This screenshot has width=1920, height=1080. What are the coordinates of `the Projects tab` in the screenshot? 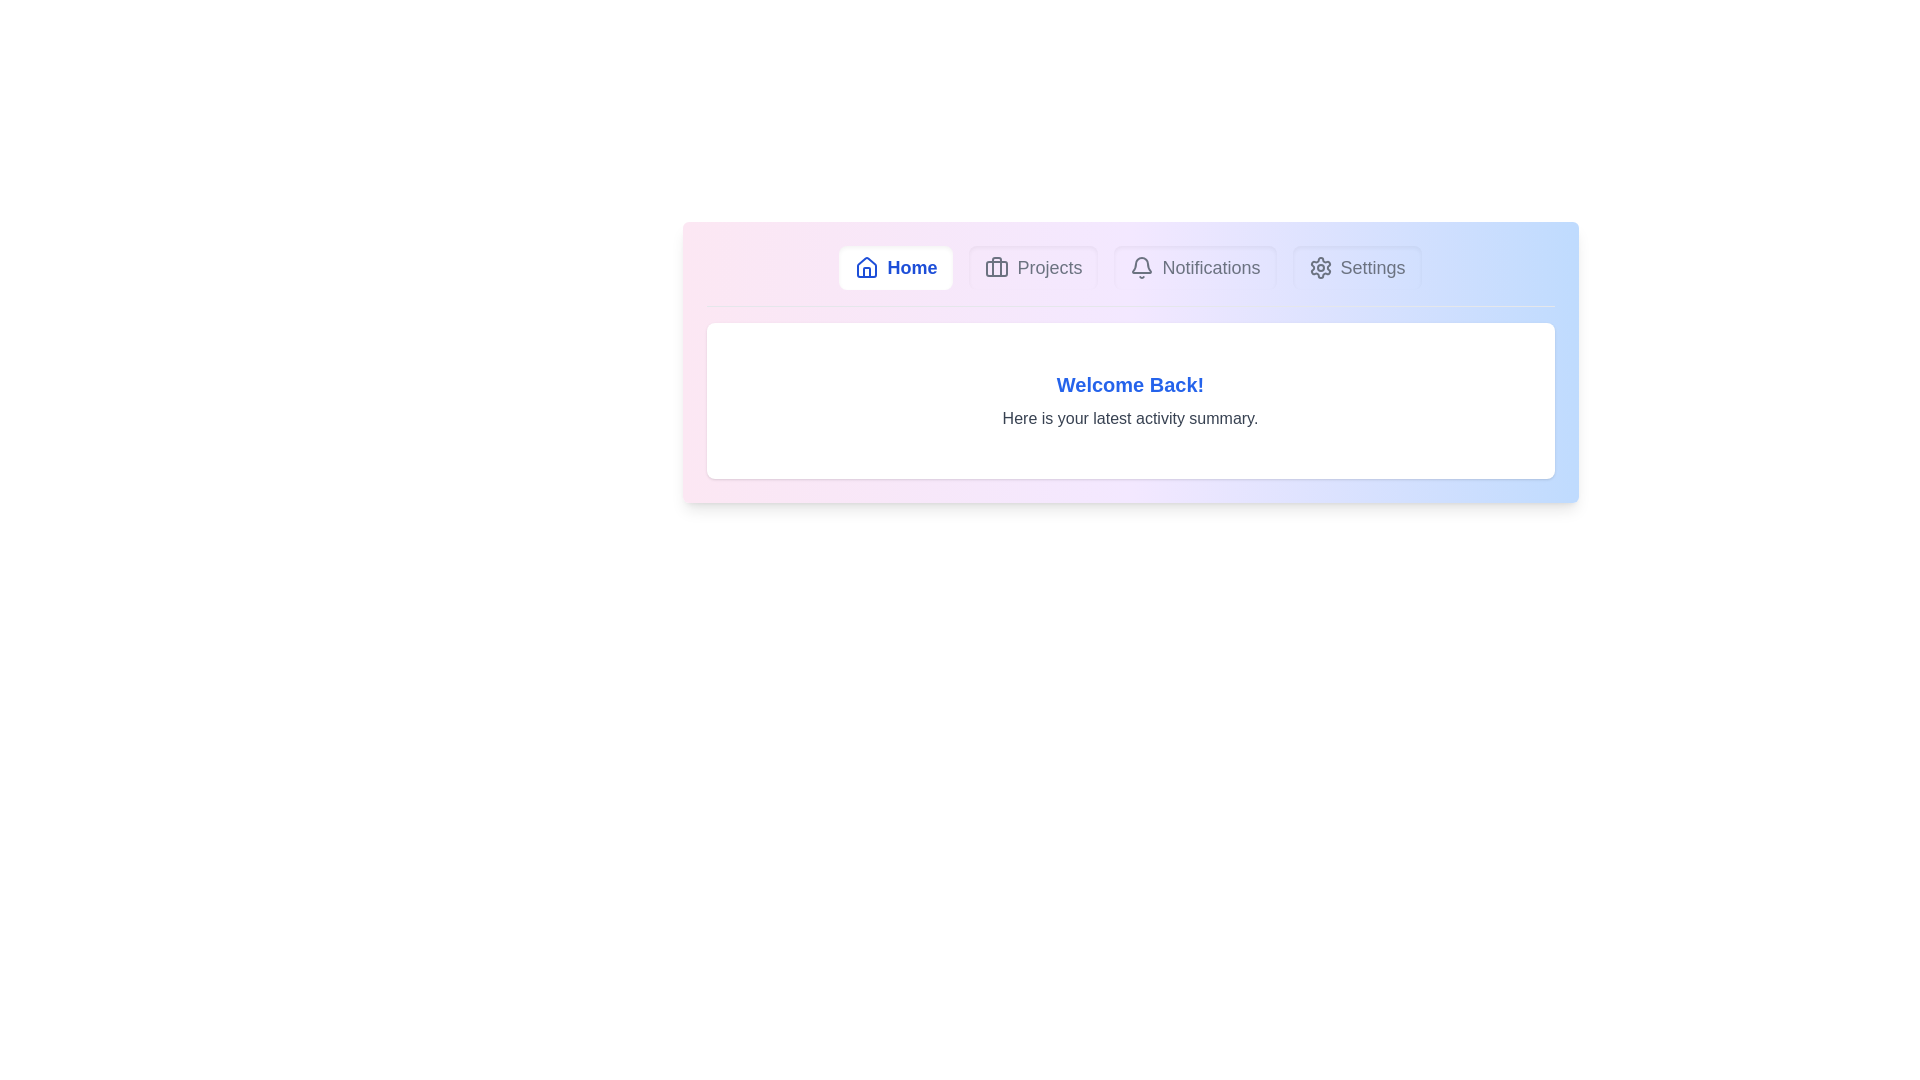 It's located at (1032, 266).